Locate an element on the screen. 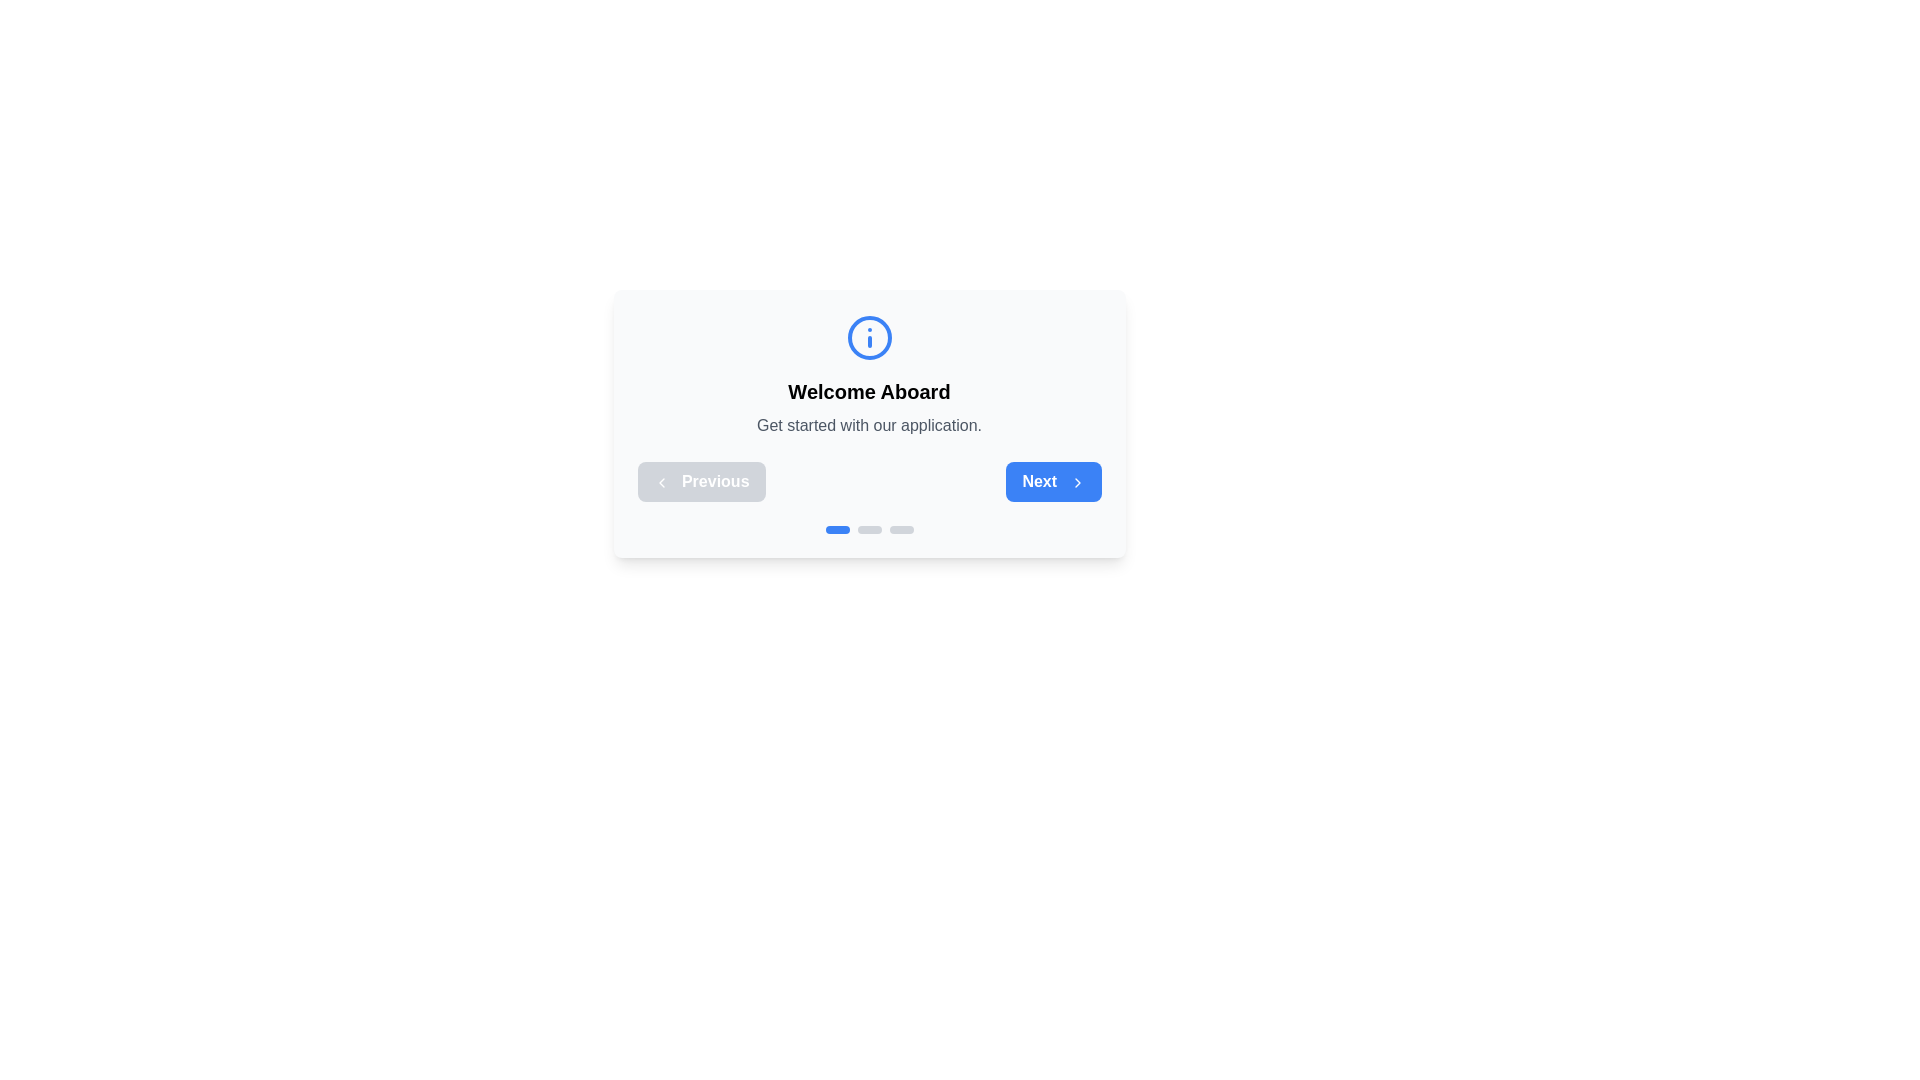 The width and height of the screenshot is (1920, 1080). the circular icon with a blue border and 'i' symbol, which is located above the 'Welcome Aboard' heading is located at coordinates (869, 337).